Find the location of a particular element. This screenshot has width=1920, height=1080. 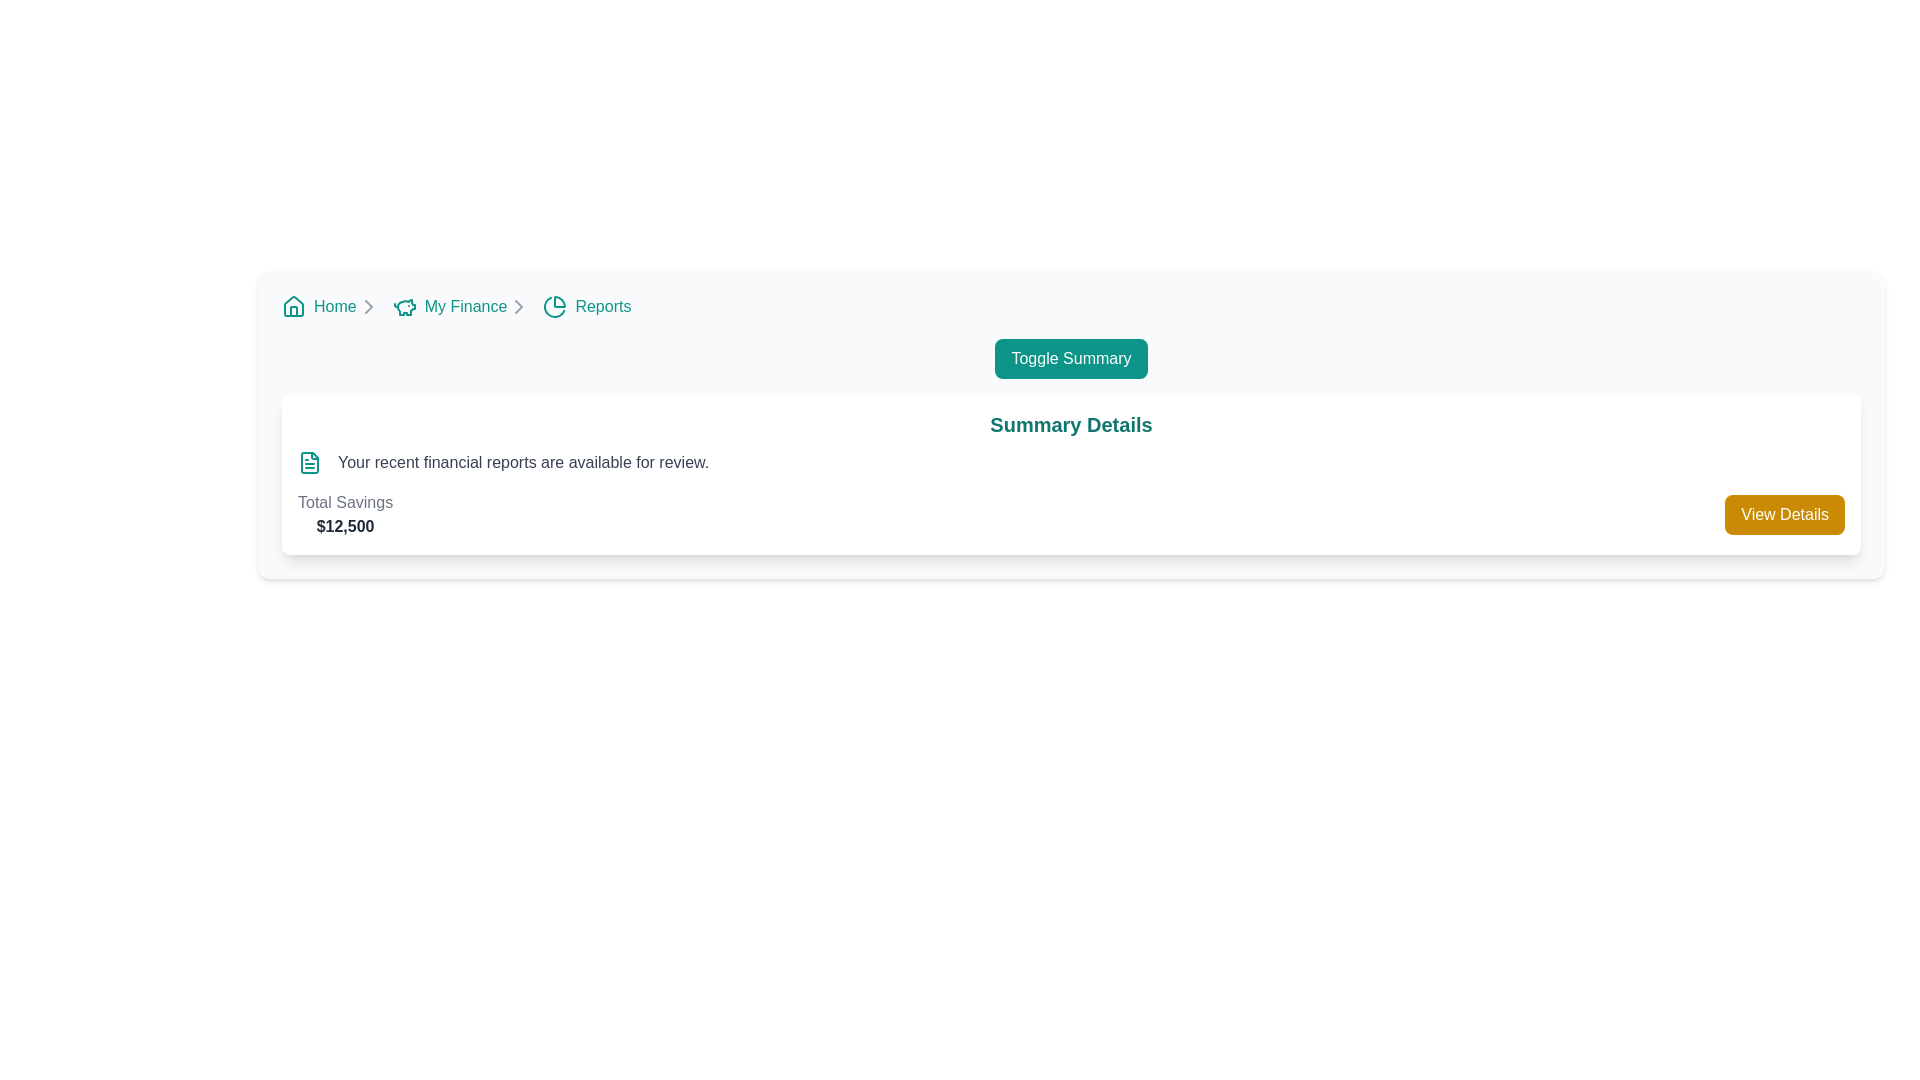

the house icon in the navigation bar, which represents the 'Home' section is located at coordinates (292, 305).